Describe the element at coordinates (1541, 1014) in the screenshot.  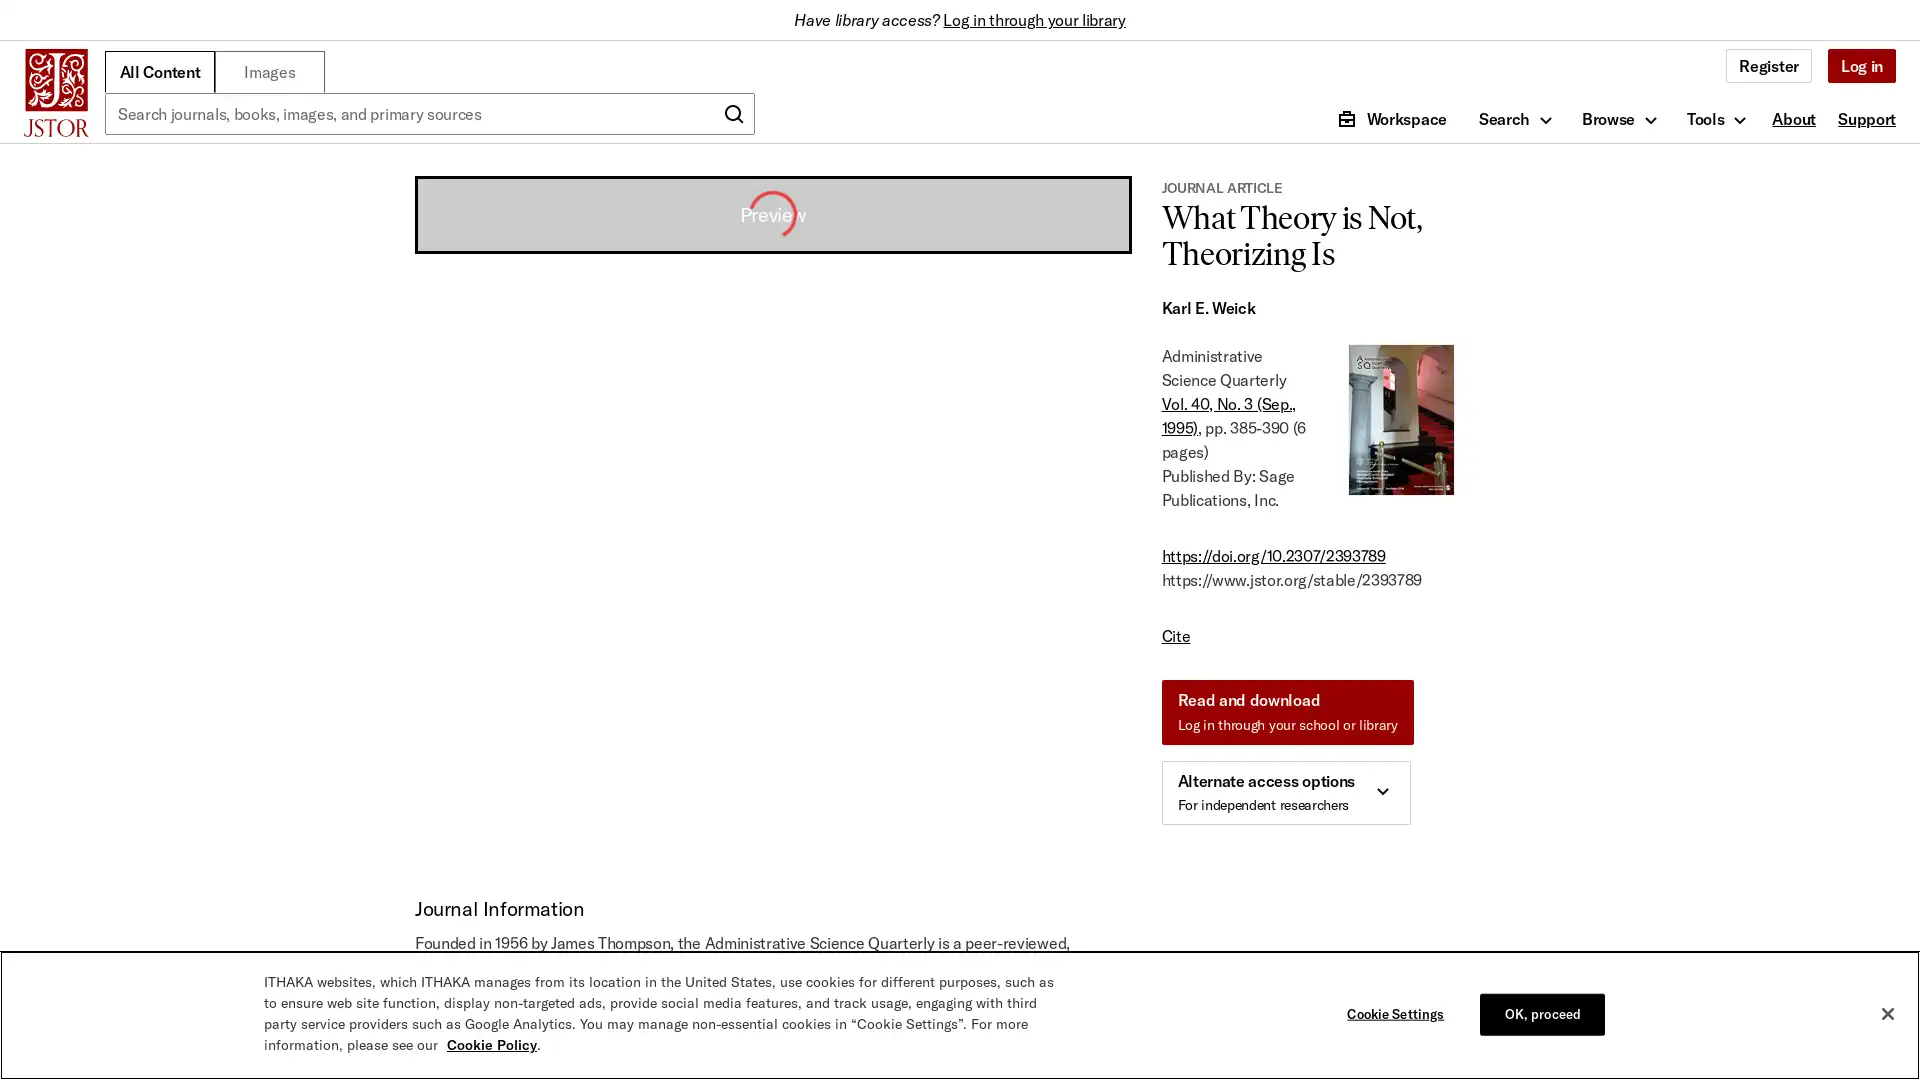
I see `OK, proceed` at that location.